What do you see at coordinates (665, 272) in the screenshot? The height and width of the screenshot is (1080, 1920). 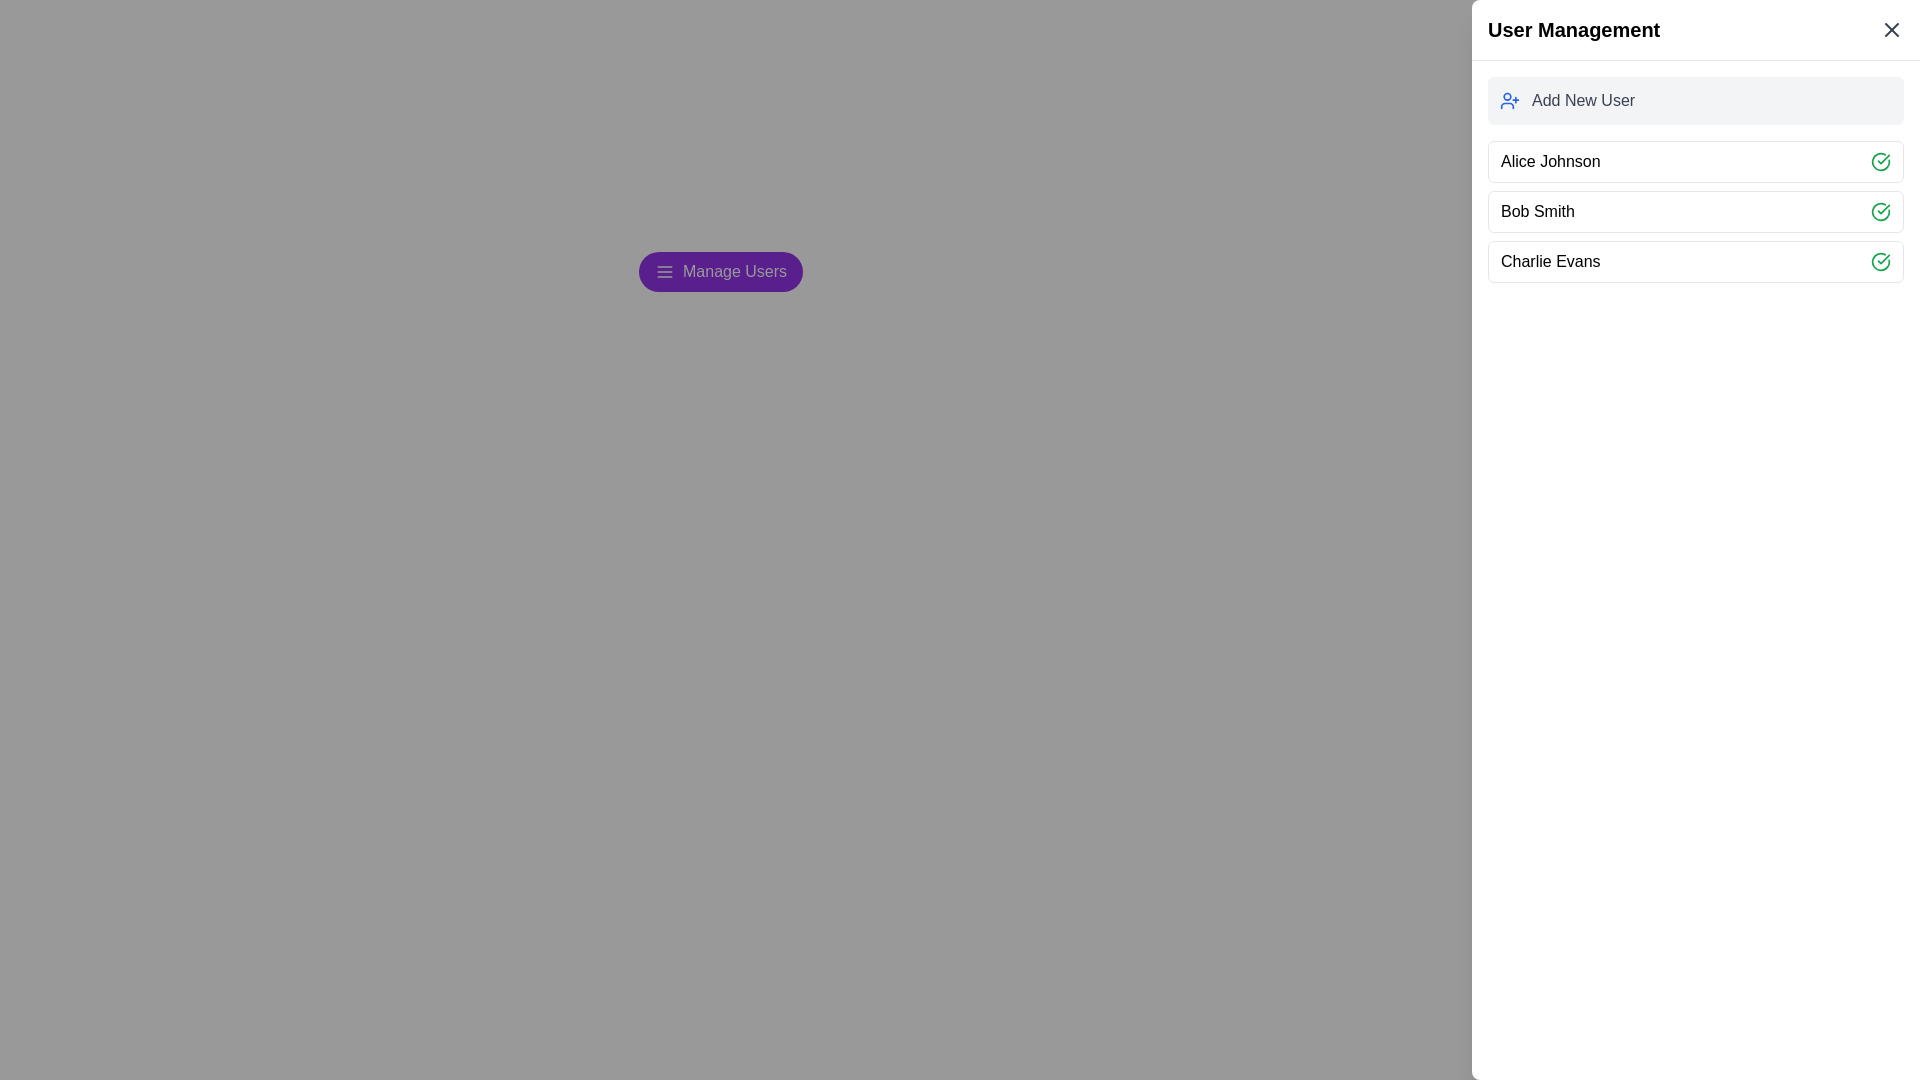 I see `the graphical icon located on the left side of the 'Manage Users' button` at bounding box center [665, 272].